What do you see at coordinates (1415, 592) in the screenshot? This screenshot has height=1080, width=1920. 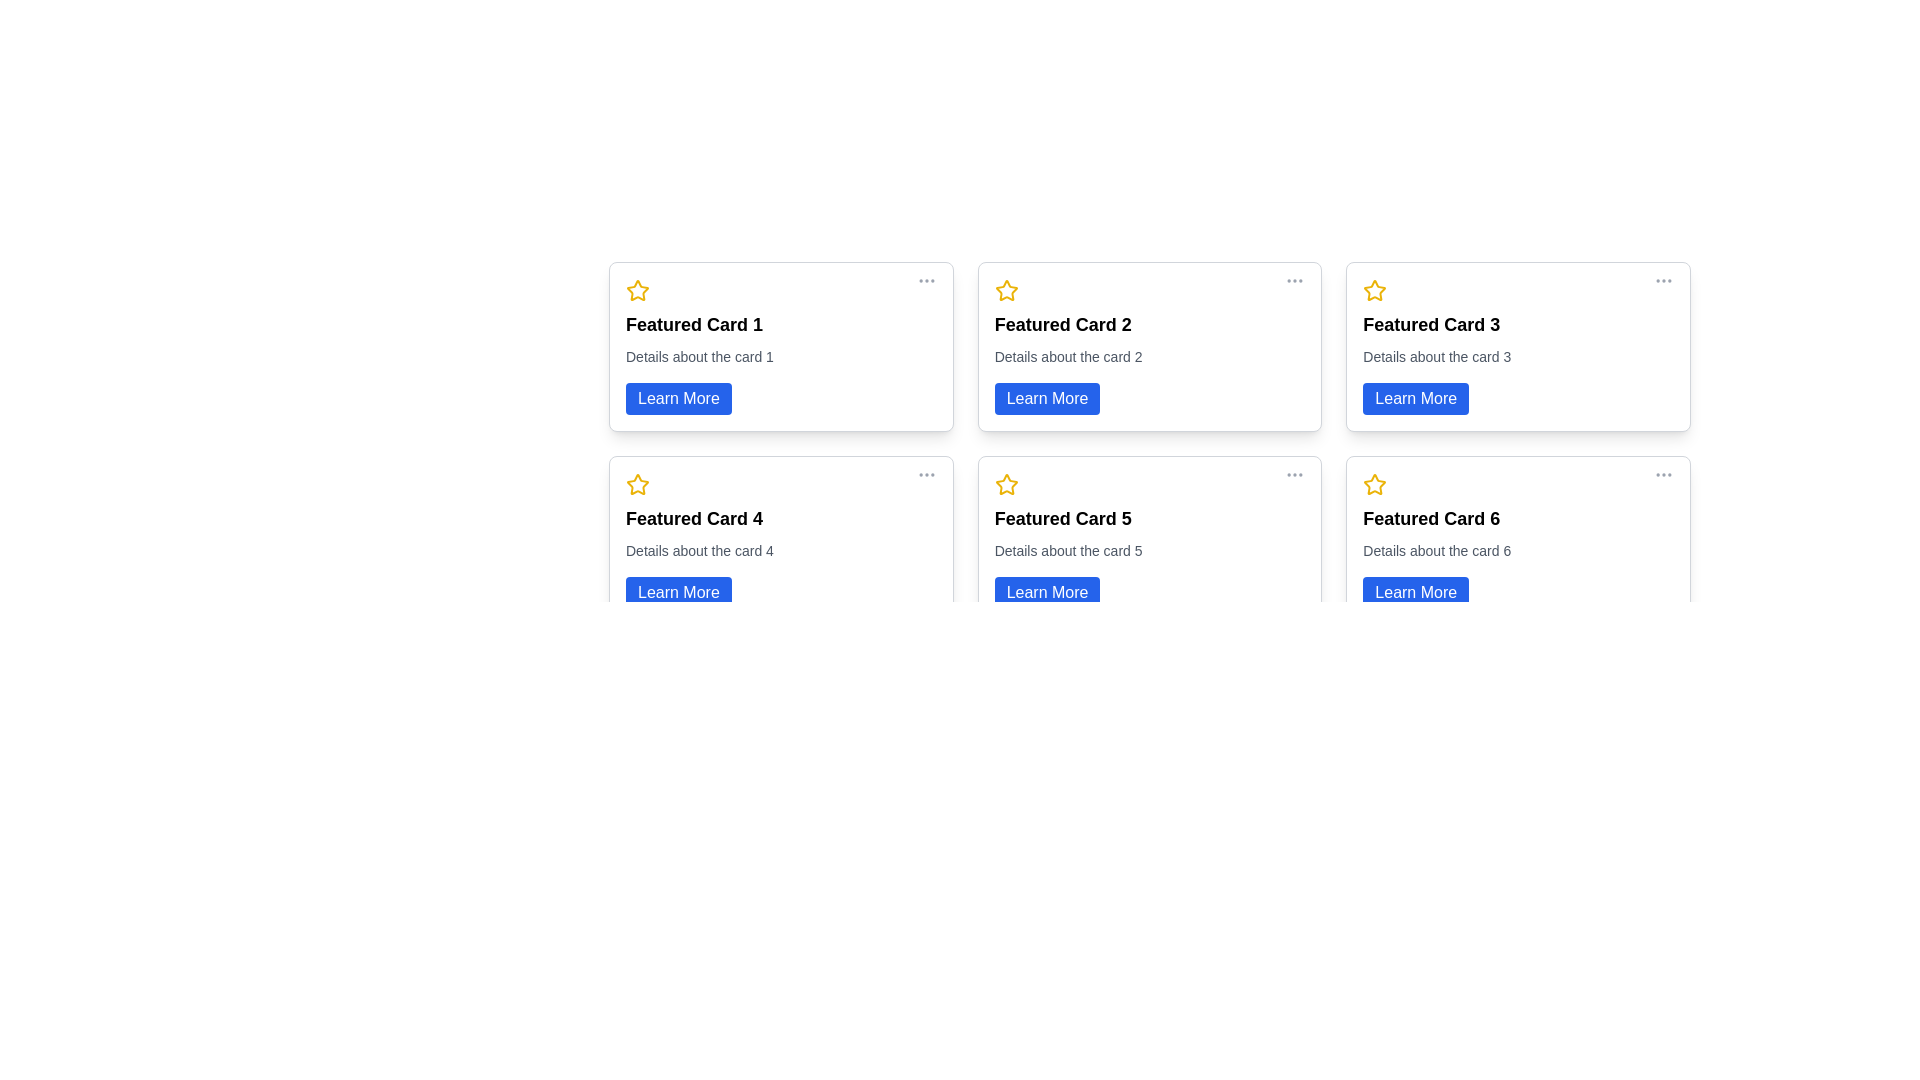 I see `the action button located at the bottom of the 'Featured Card 6'` at bounding box center [1415, 592].